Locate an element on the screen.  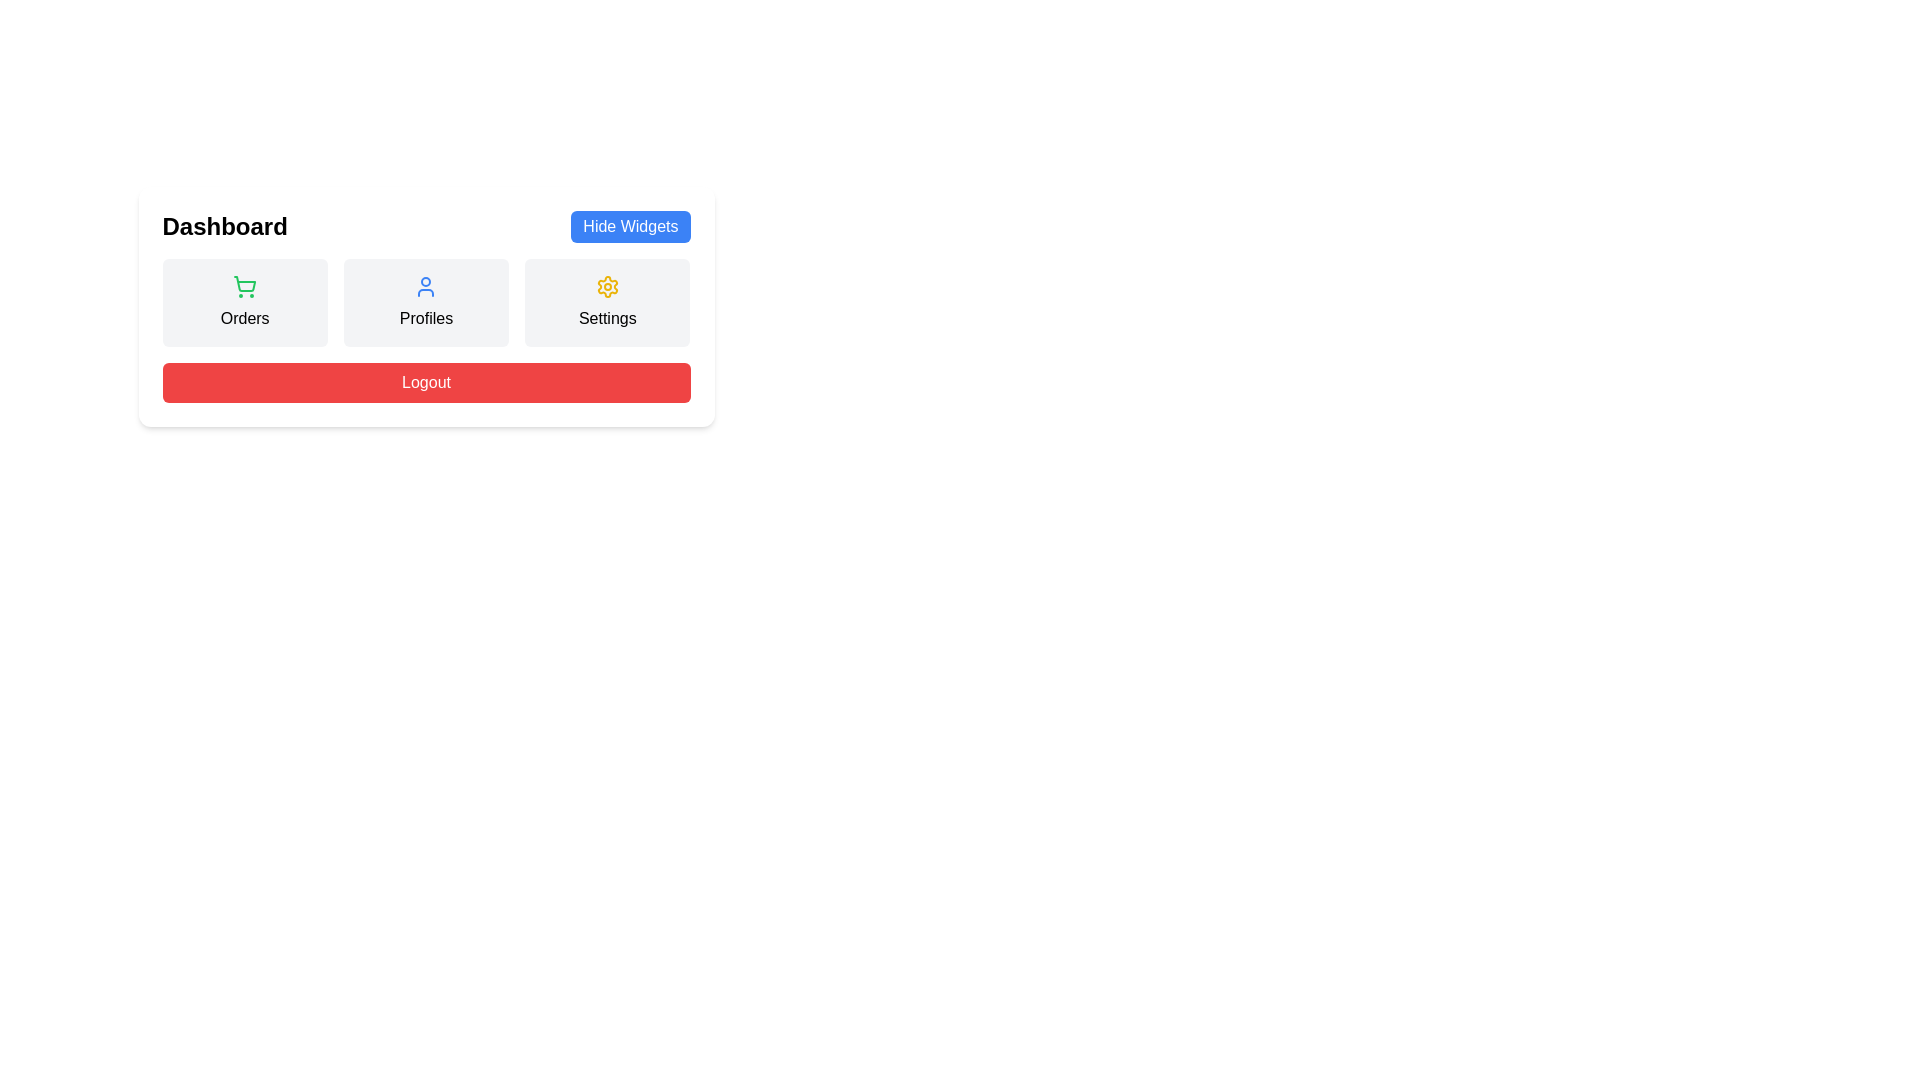
the 'Orders' text label, which is located below the shopping cart icon in the Dashboard section is located at coordinates (244, 318).